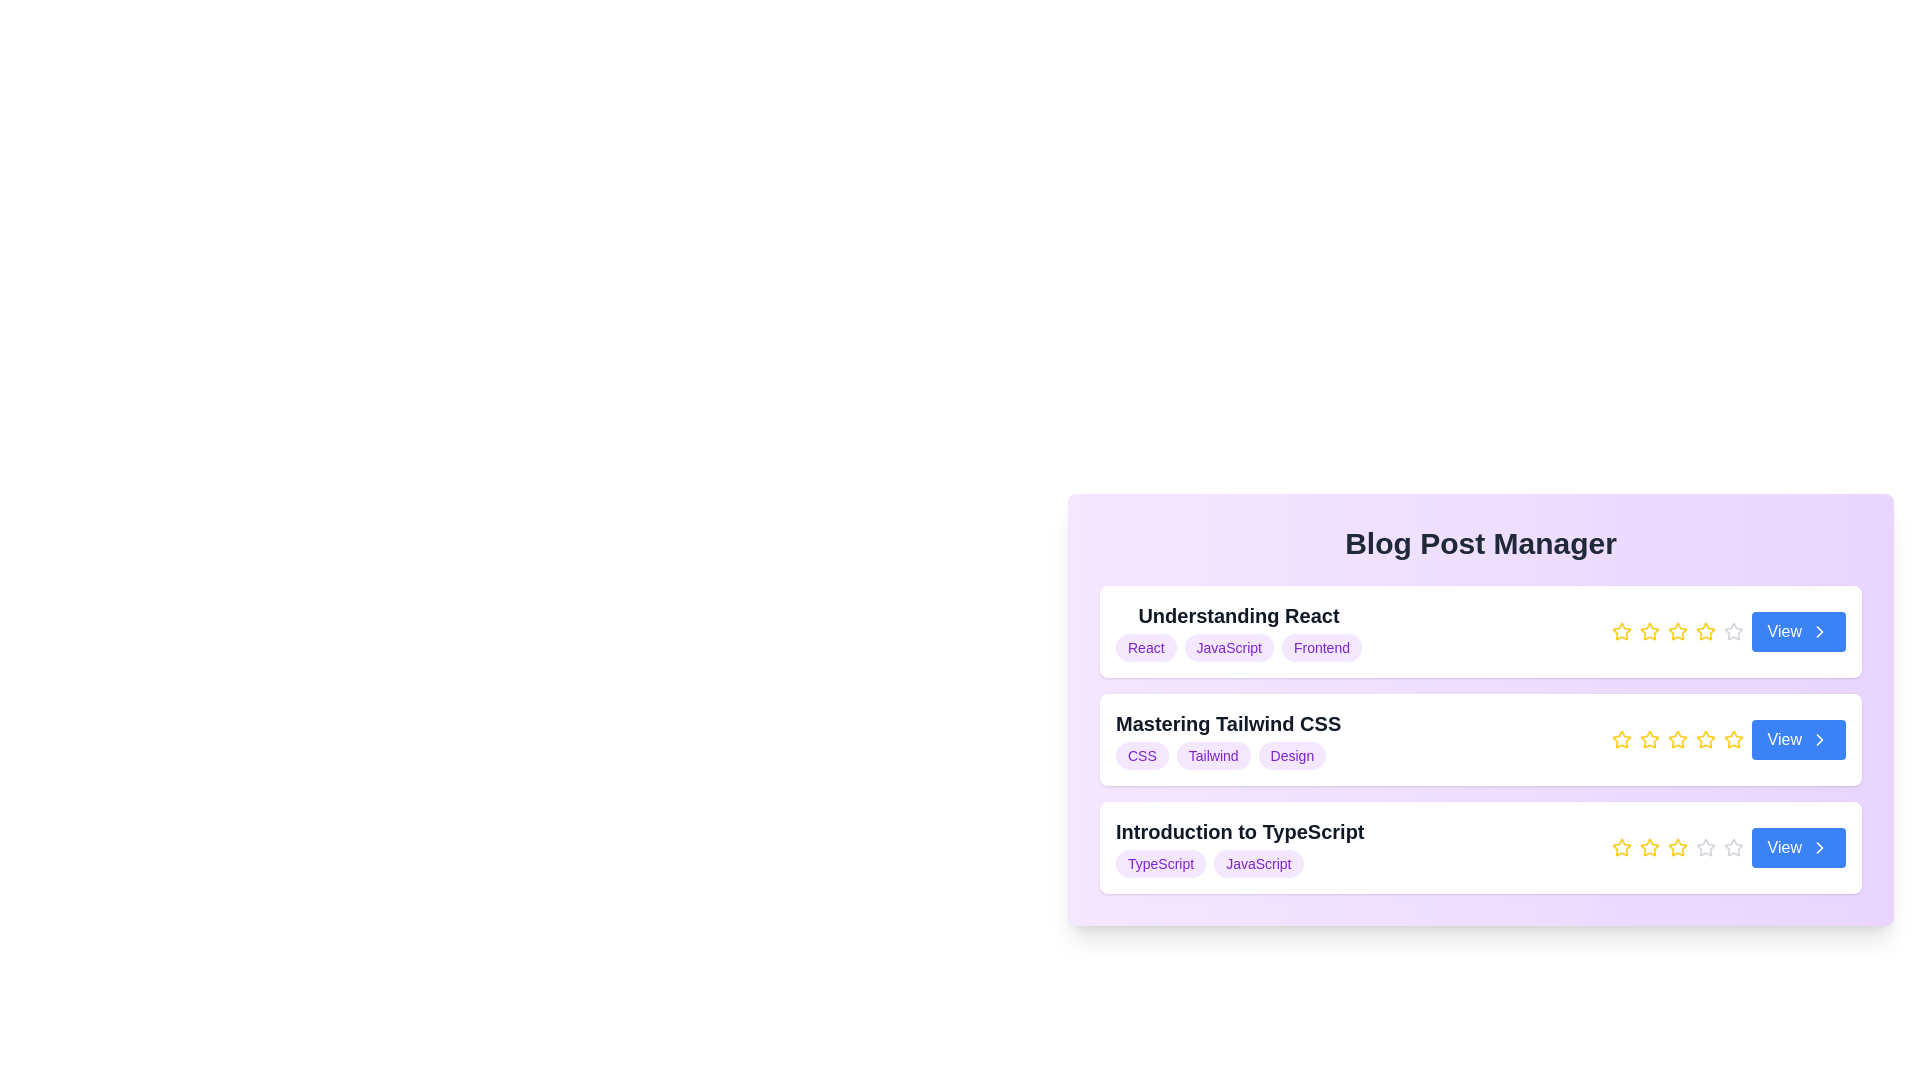 Image resolution: width=1920 pixels, height=1080 pixels. I want to click on the fifth yellow star icon in the rating interface for the blog entry titled 'Understanding React', so click(1704, 632).